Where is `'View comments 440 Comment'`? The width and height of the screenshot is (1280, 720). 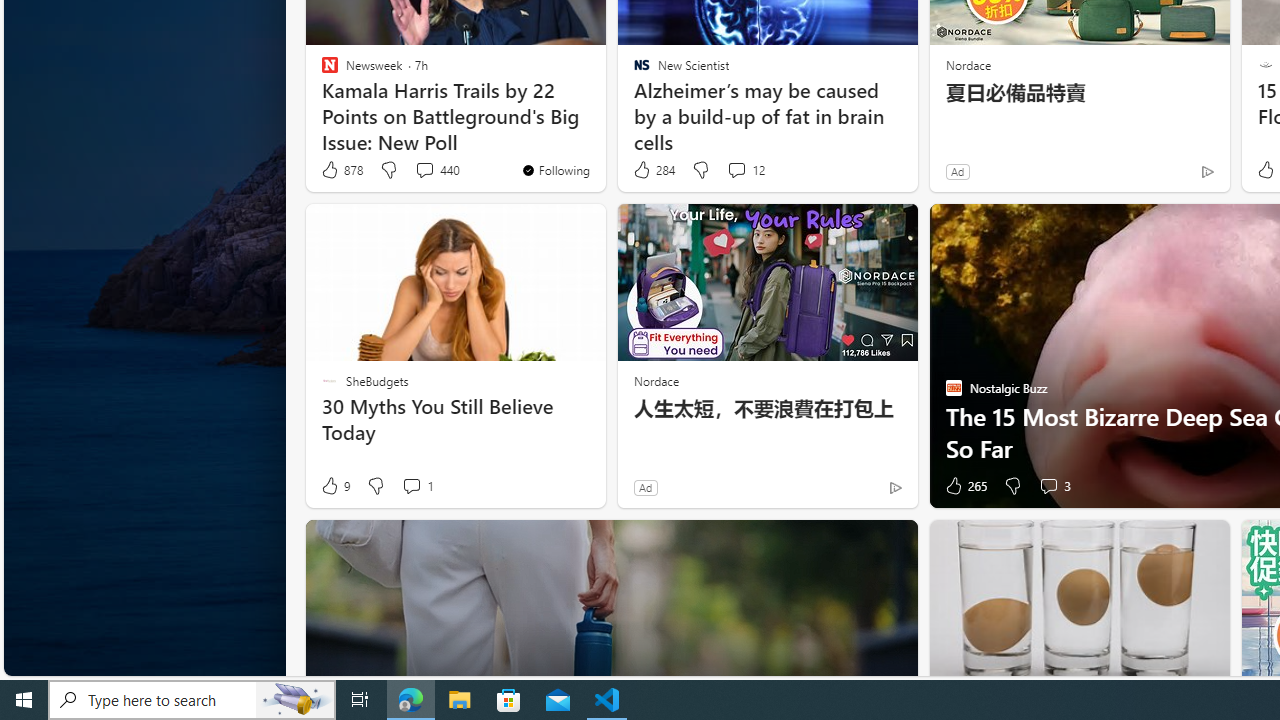 'View comments 440 Comment' is located at coordinates (436, 169).